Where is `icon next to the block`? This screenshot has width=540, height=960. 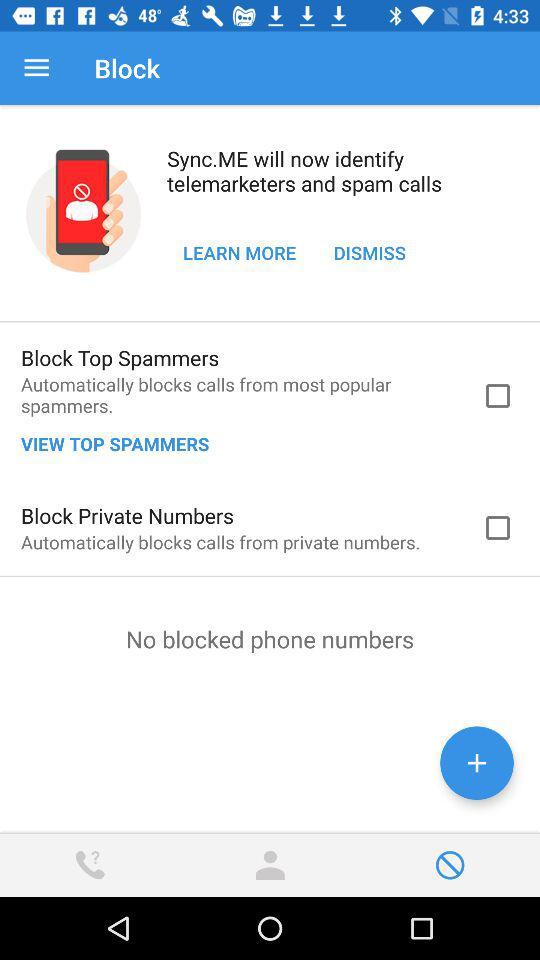 icon next to the block is located at coordinates (36, 68).